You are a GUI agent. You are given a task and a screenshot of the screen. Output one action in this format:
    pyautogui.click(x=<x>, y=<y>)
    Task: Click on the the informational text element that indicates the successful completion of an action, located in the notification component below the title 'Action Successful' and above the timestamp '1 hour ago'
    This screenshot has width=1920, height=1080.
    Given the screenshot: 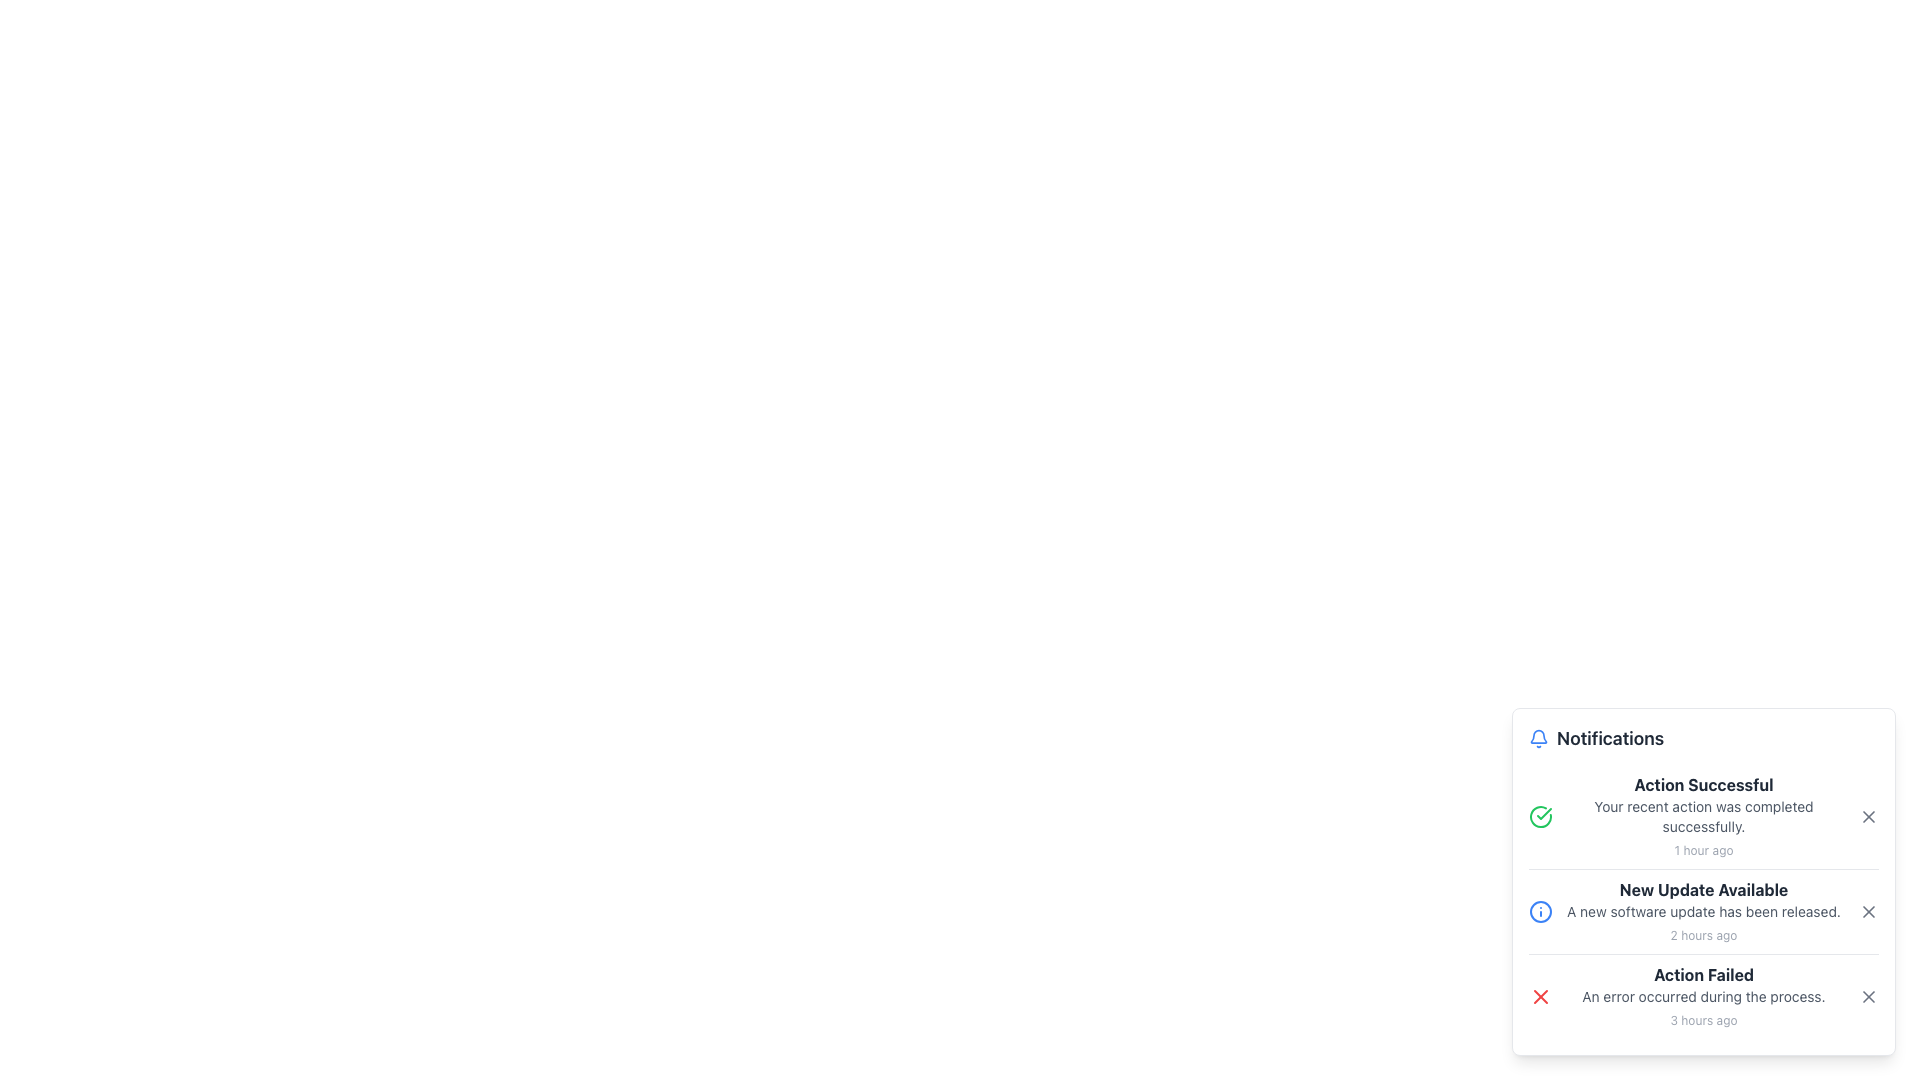 What is the action you would take?
    pyautogui.click(x=1703, y=817)
    